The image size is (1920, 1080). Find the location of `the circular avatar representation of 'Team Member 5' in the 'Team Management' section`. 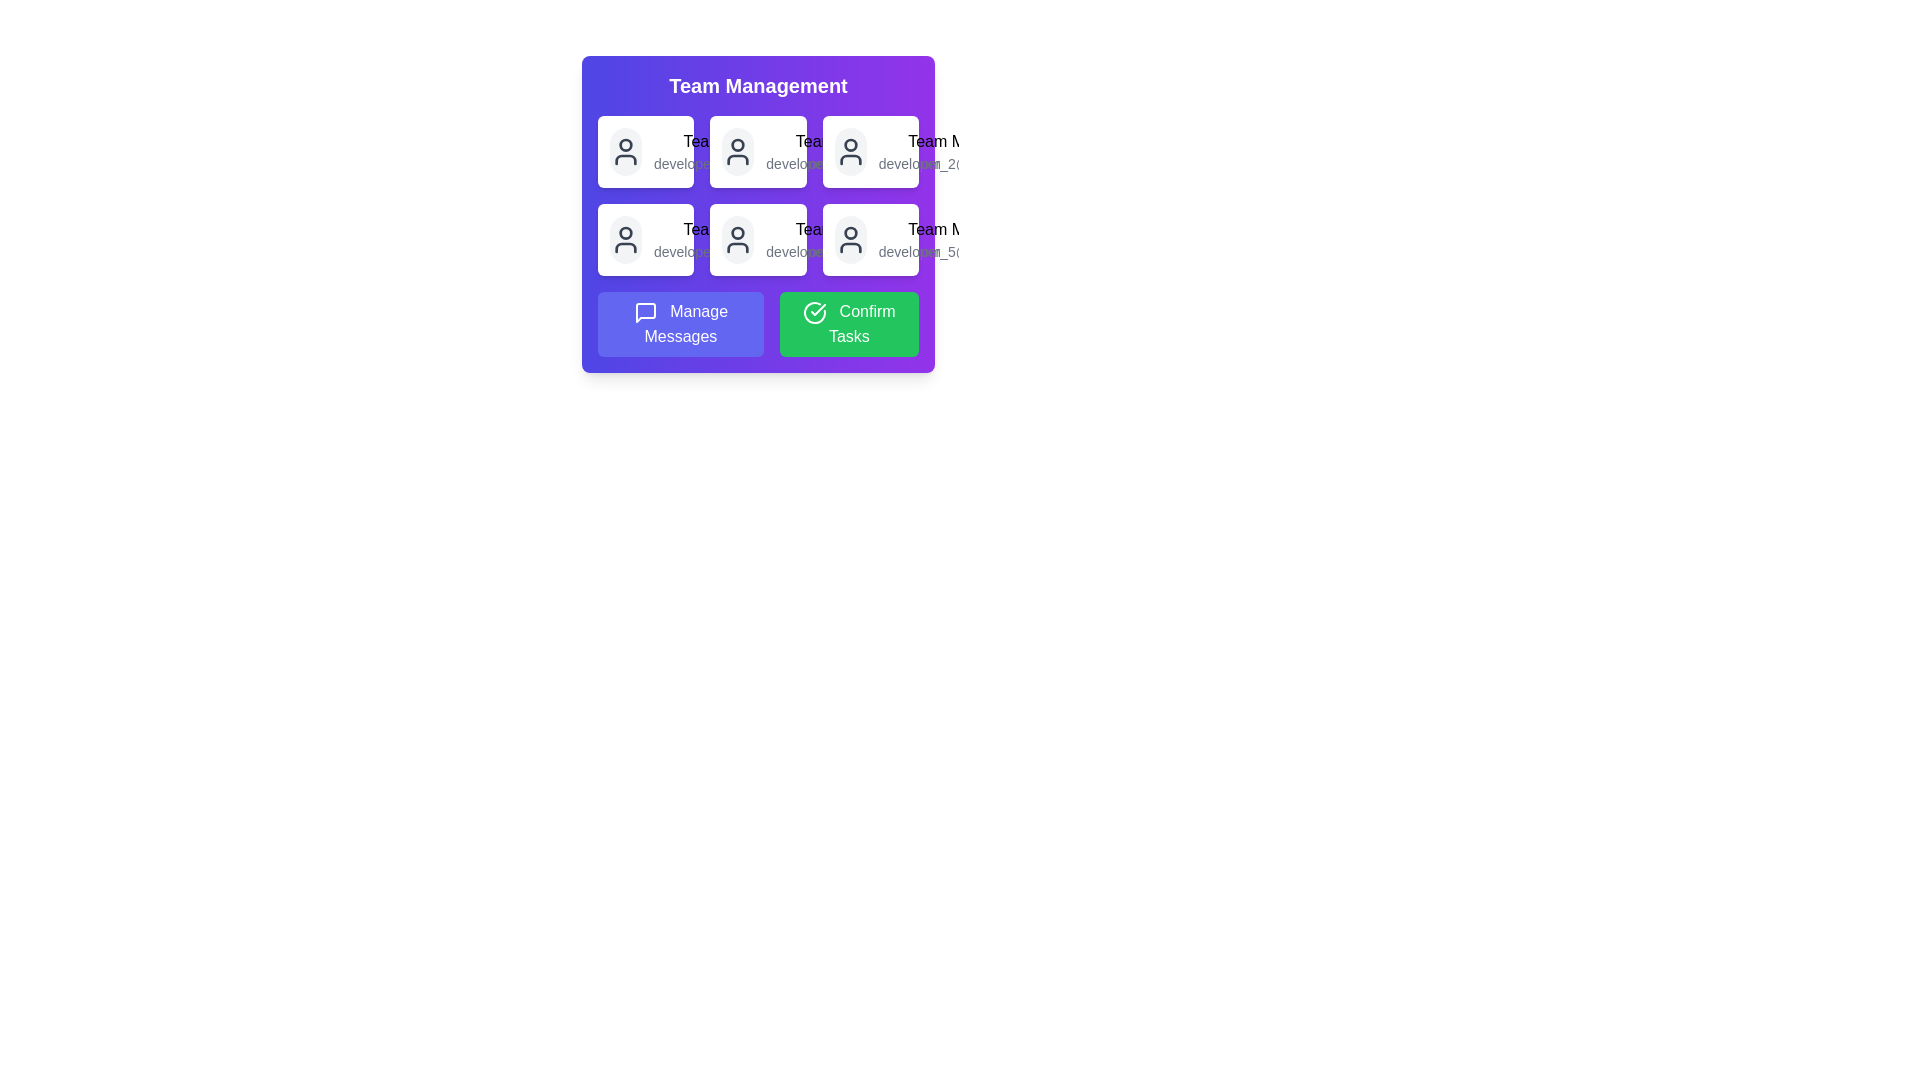

the circular avatar representation of 'Team Member 5' in the 'Team Management' section is located at coordinates (737, 238).